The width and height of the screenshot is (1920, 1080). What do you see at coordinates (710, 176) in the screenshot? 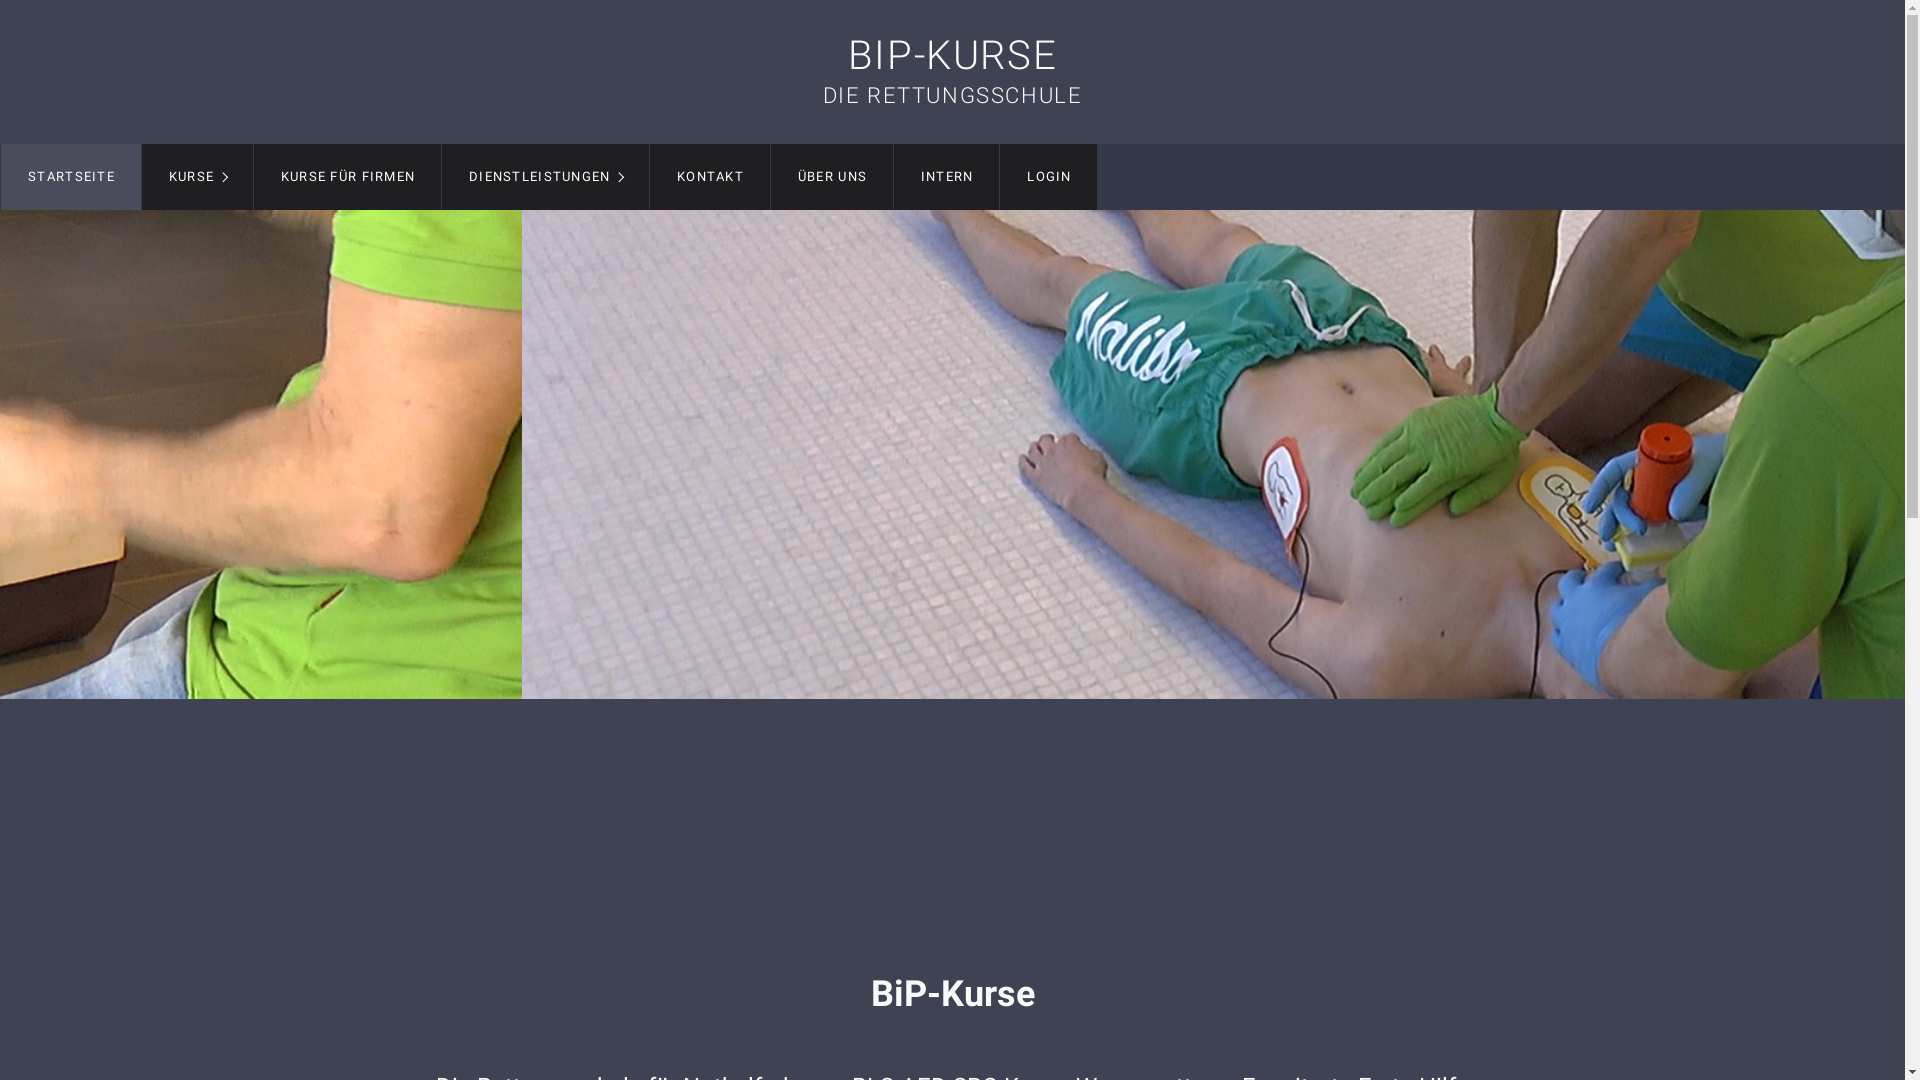
I see `'KONTAKT'` at bounding box center [710, 176].